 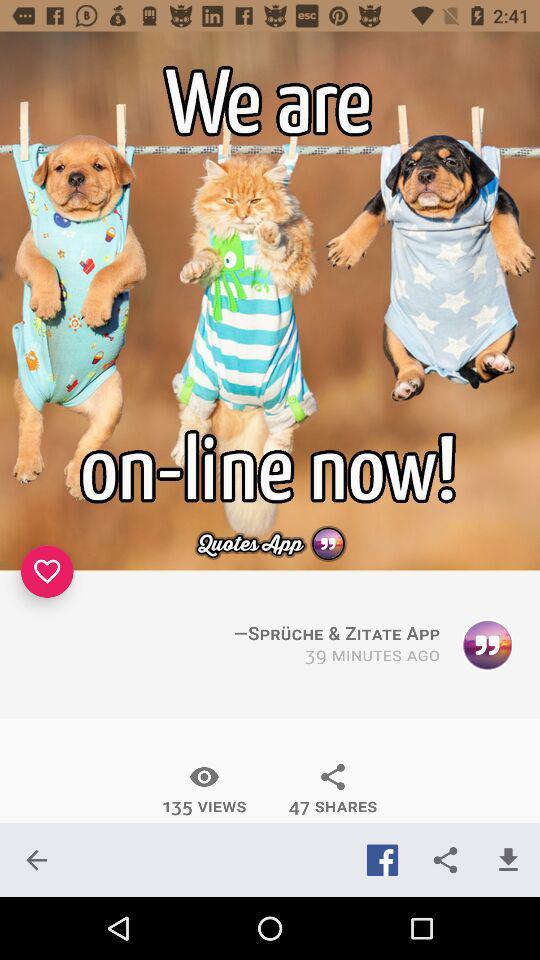 What do you see at coordinates (372, 654) in the screenshot?
I see `item above the 47 shares icon` at bounding box center [372, 654].